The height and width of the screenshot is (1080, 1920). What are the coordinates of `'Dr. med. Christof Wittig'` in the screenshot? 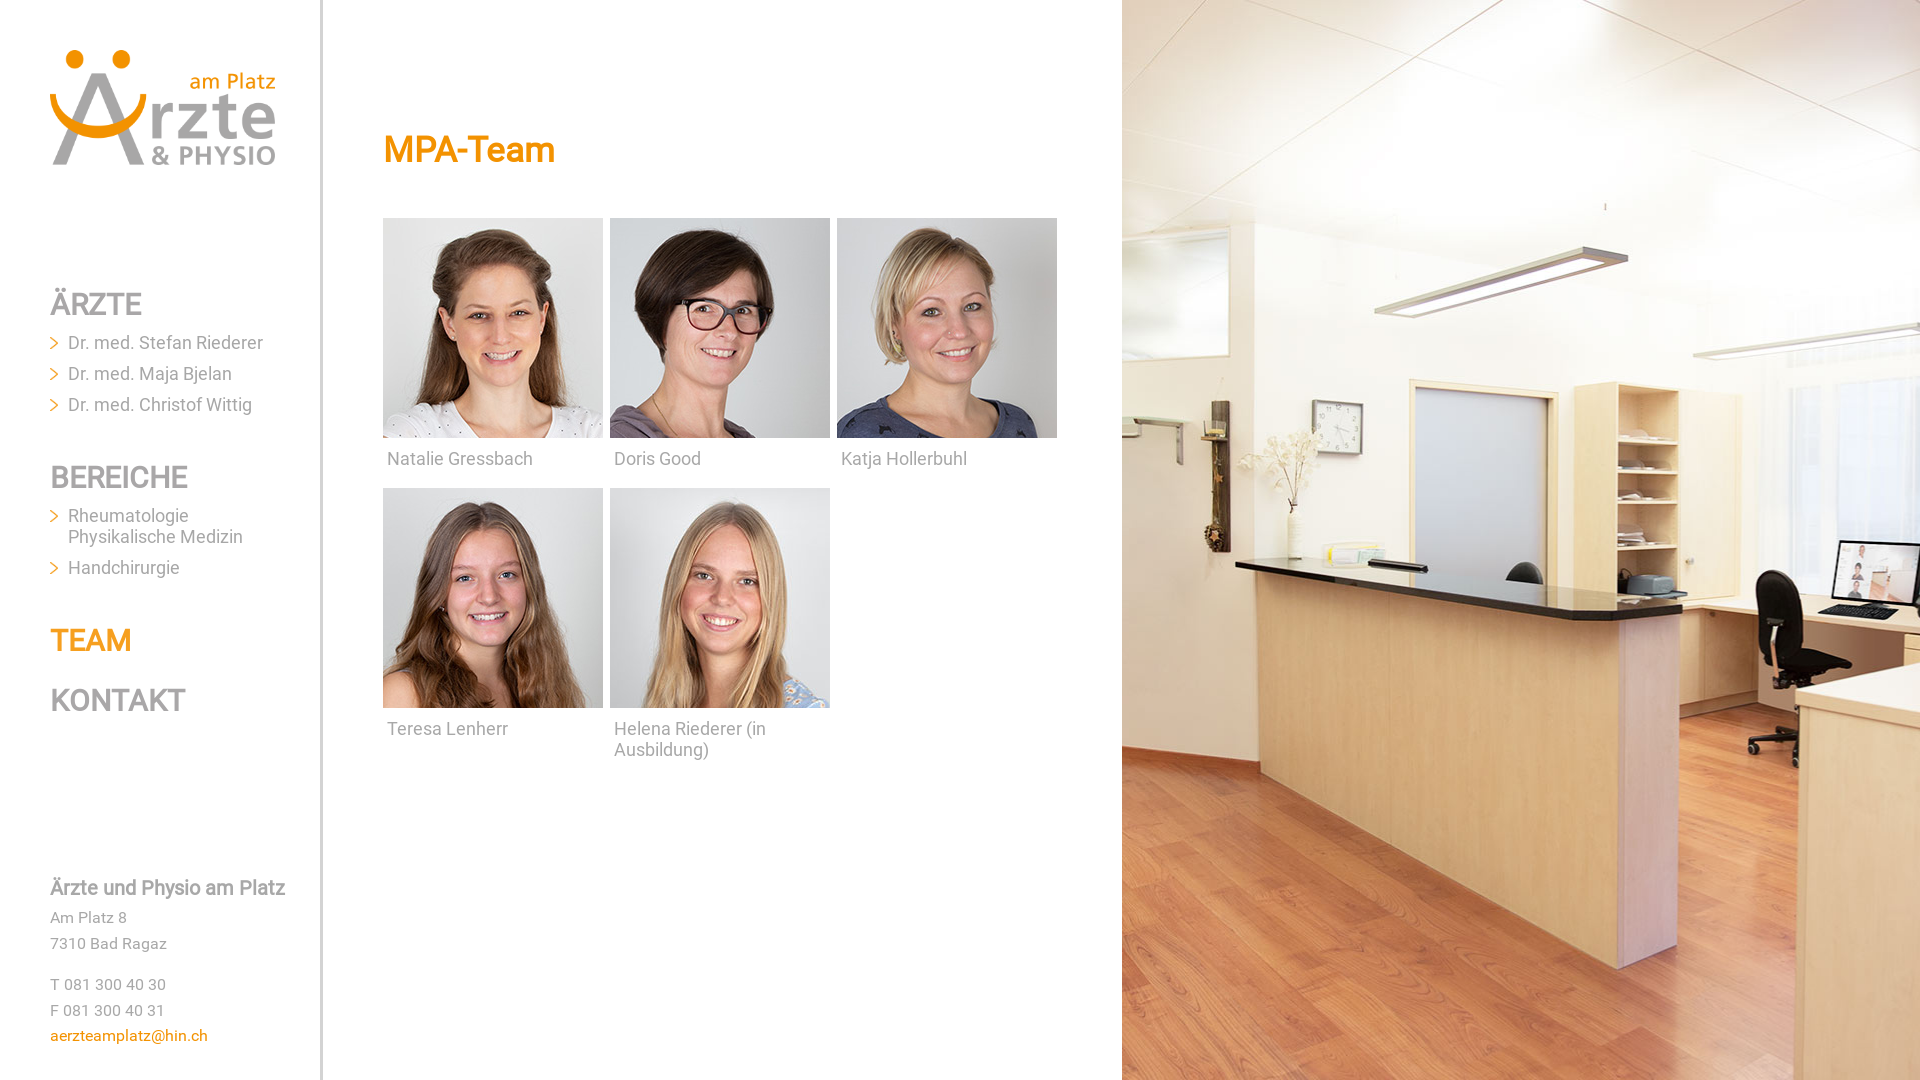 It's located at (158, 404).